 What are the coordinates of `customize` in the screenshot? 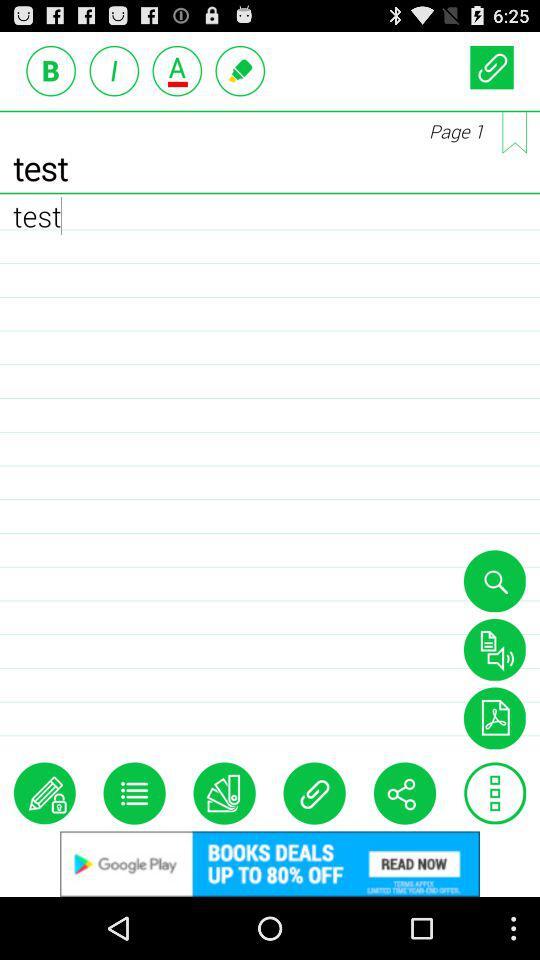 It's located at (134, 793).